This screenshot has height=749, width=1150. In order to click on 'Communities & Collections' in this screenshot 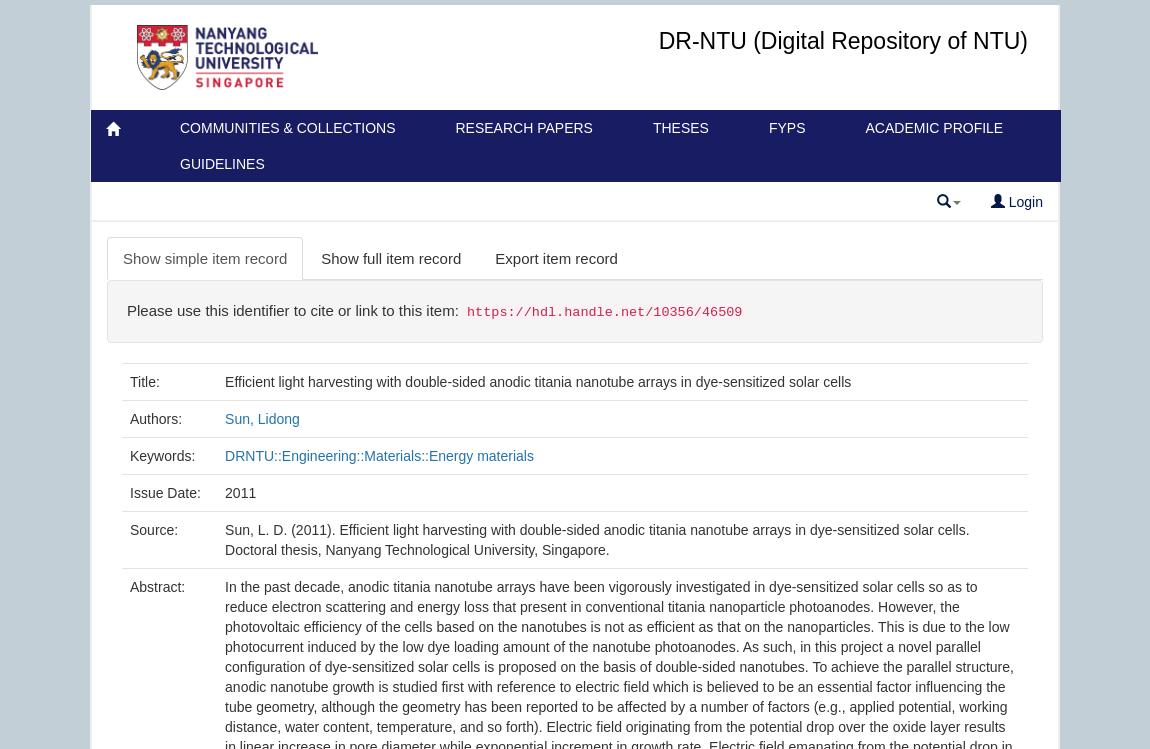, I will do `click(286, 127)`.